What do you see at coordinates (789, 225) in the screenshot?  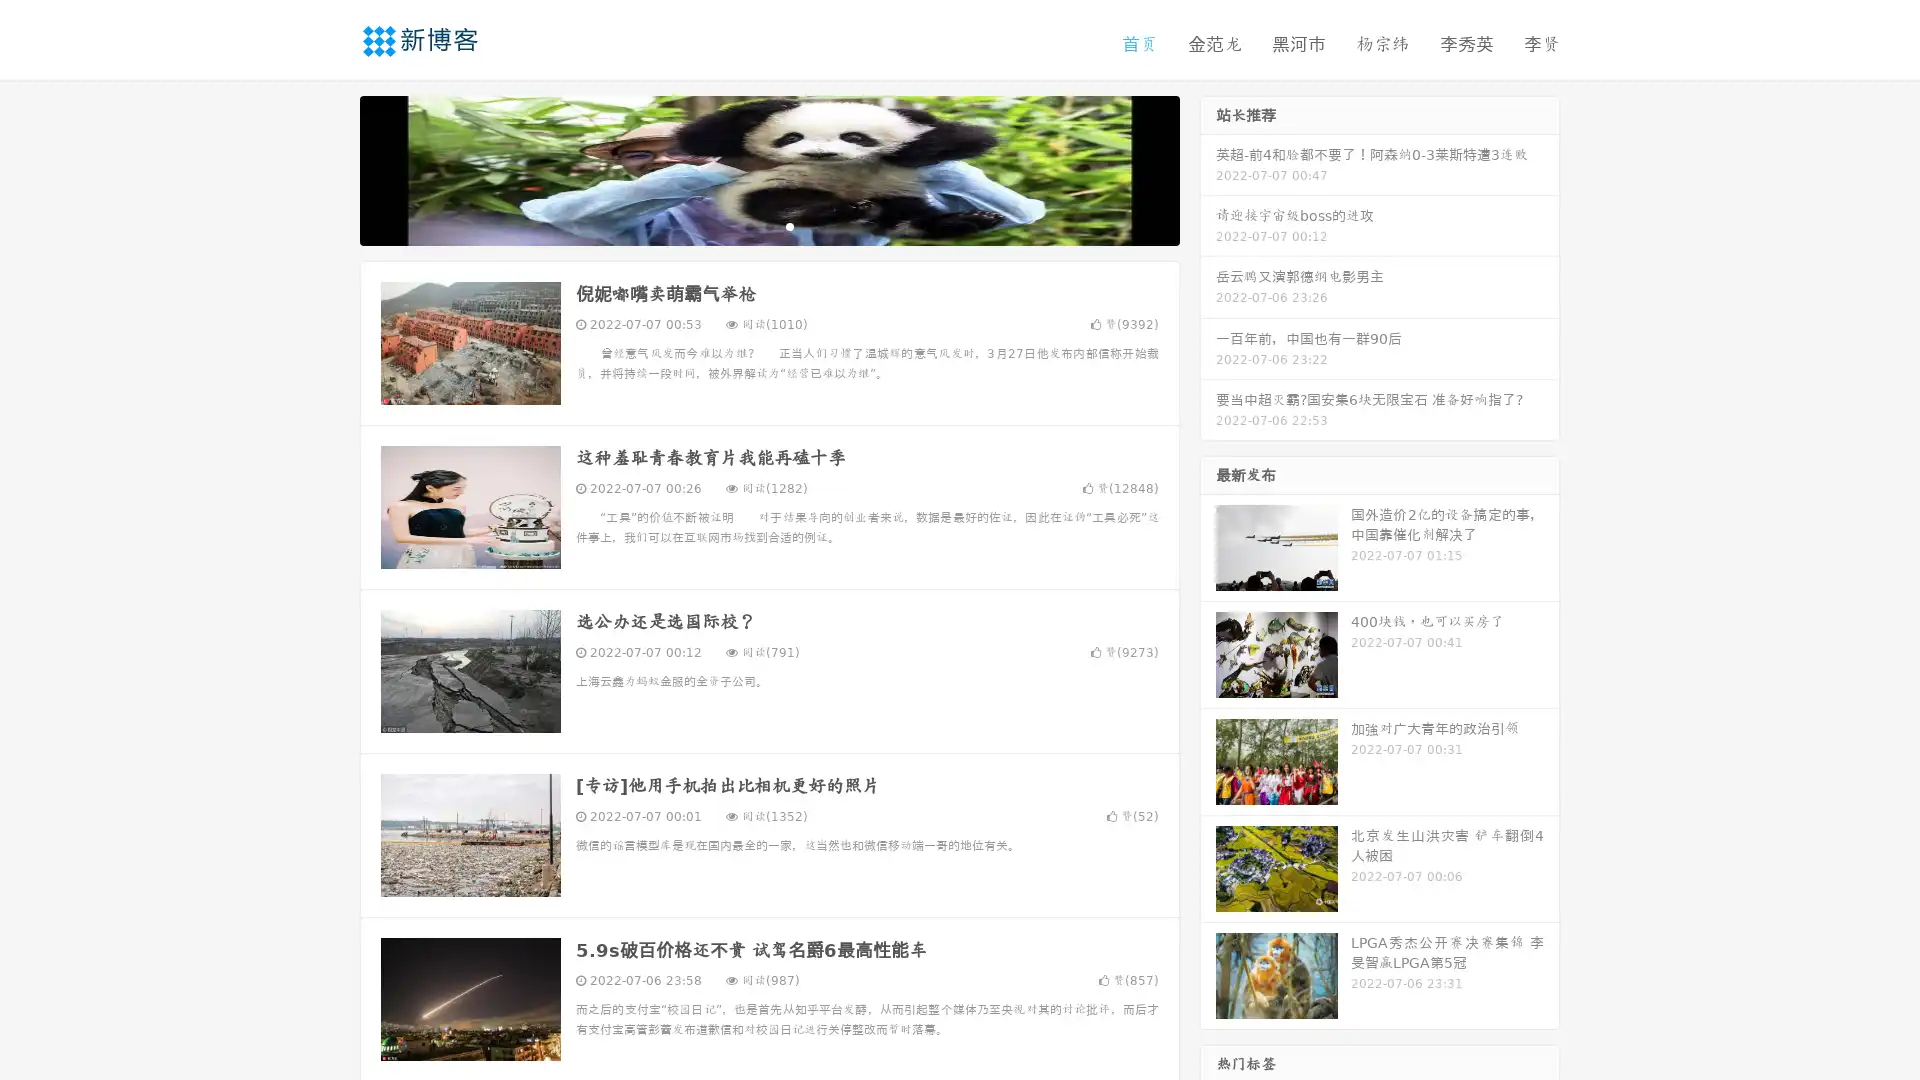 I see `Go to slide 3` at bounding box center [789, 225].